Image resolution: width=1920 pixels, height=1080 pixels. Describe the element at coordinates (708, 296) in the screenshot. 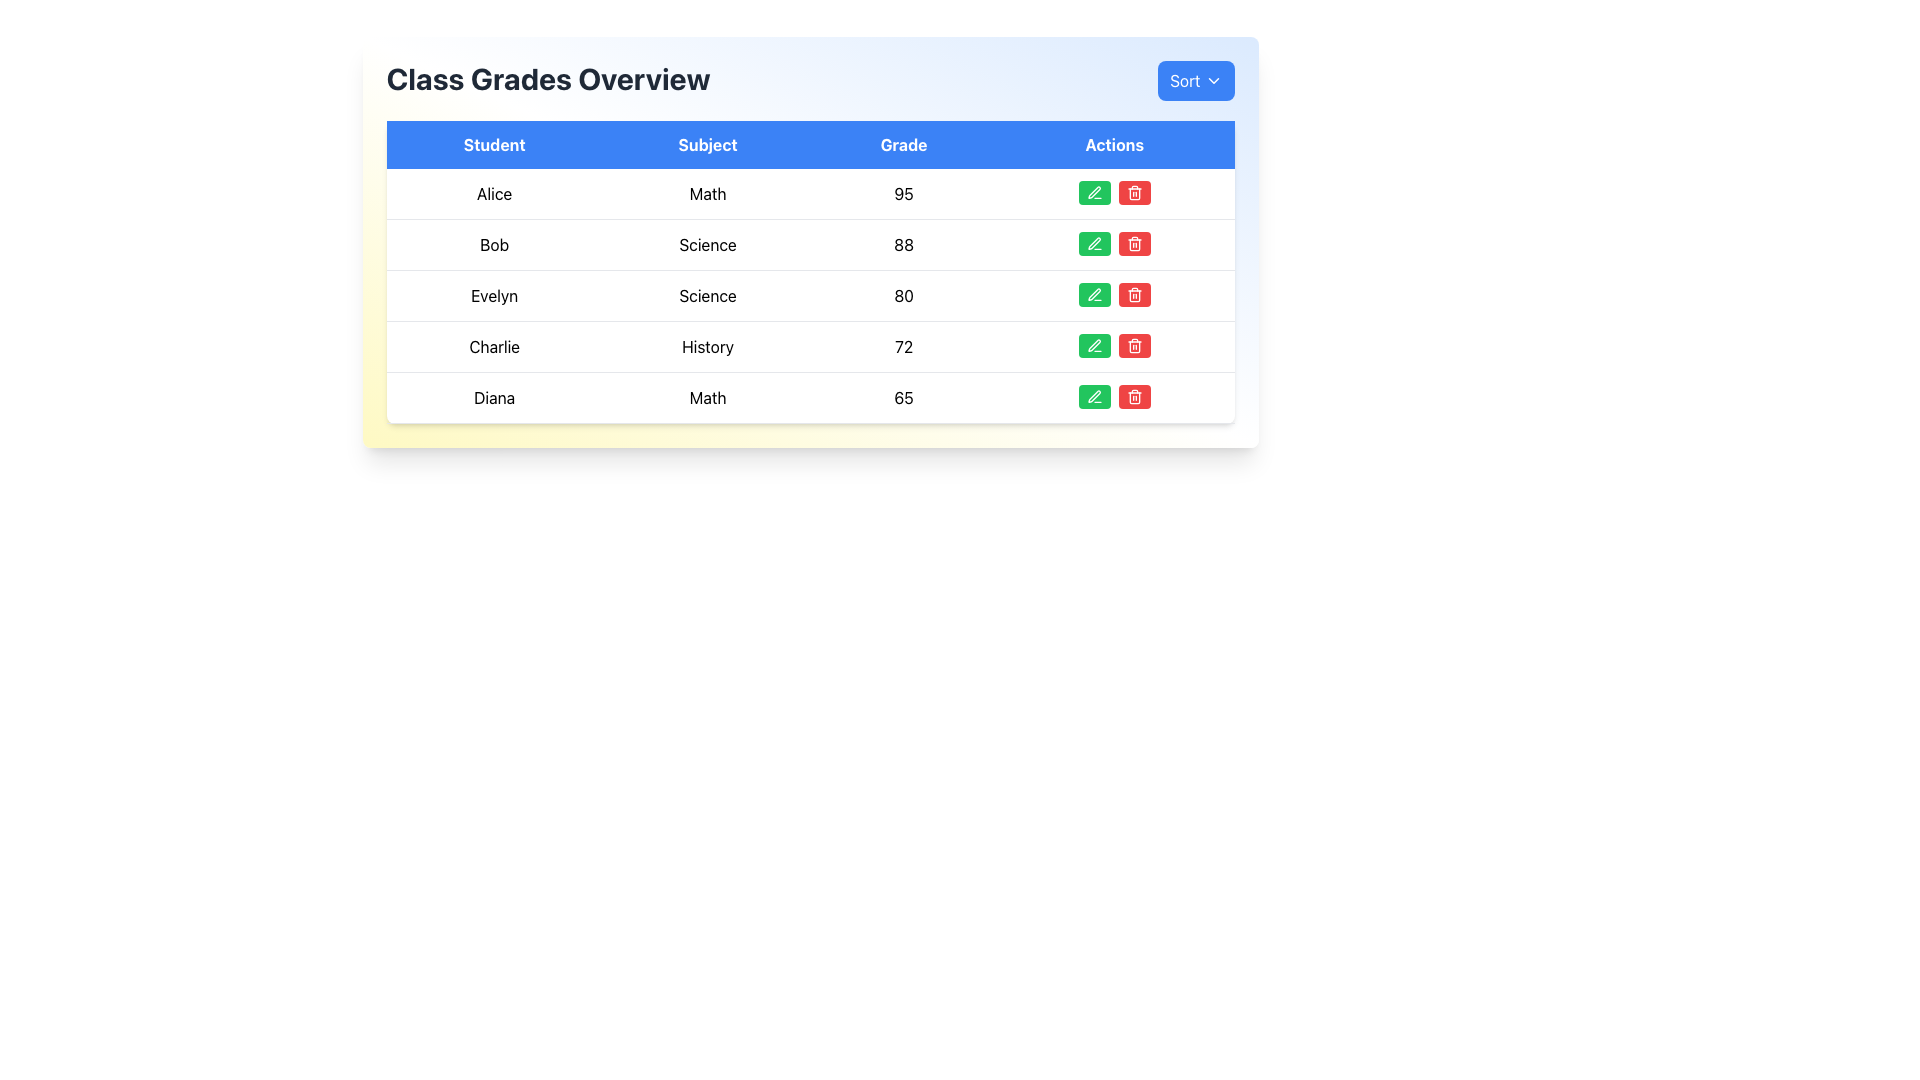

I see `the static text label displaying 'Science' located in the second column of the table, under the 'Subject' header` at that location.